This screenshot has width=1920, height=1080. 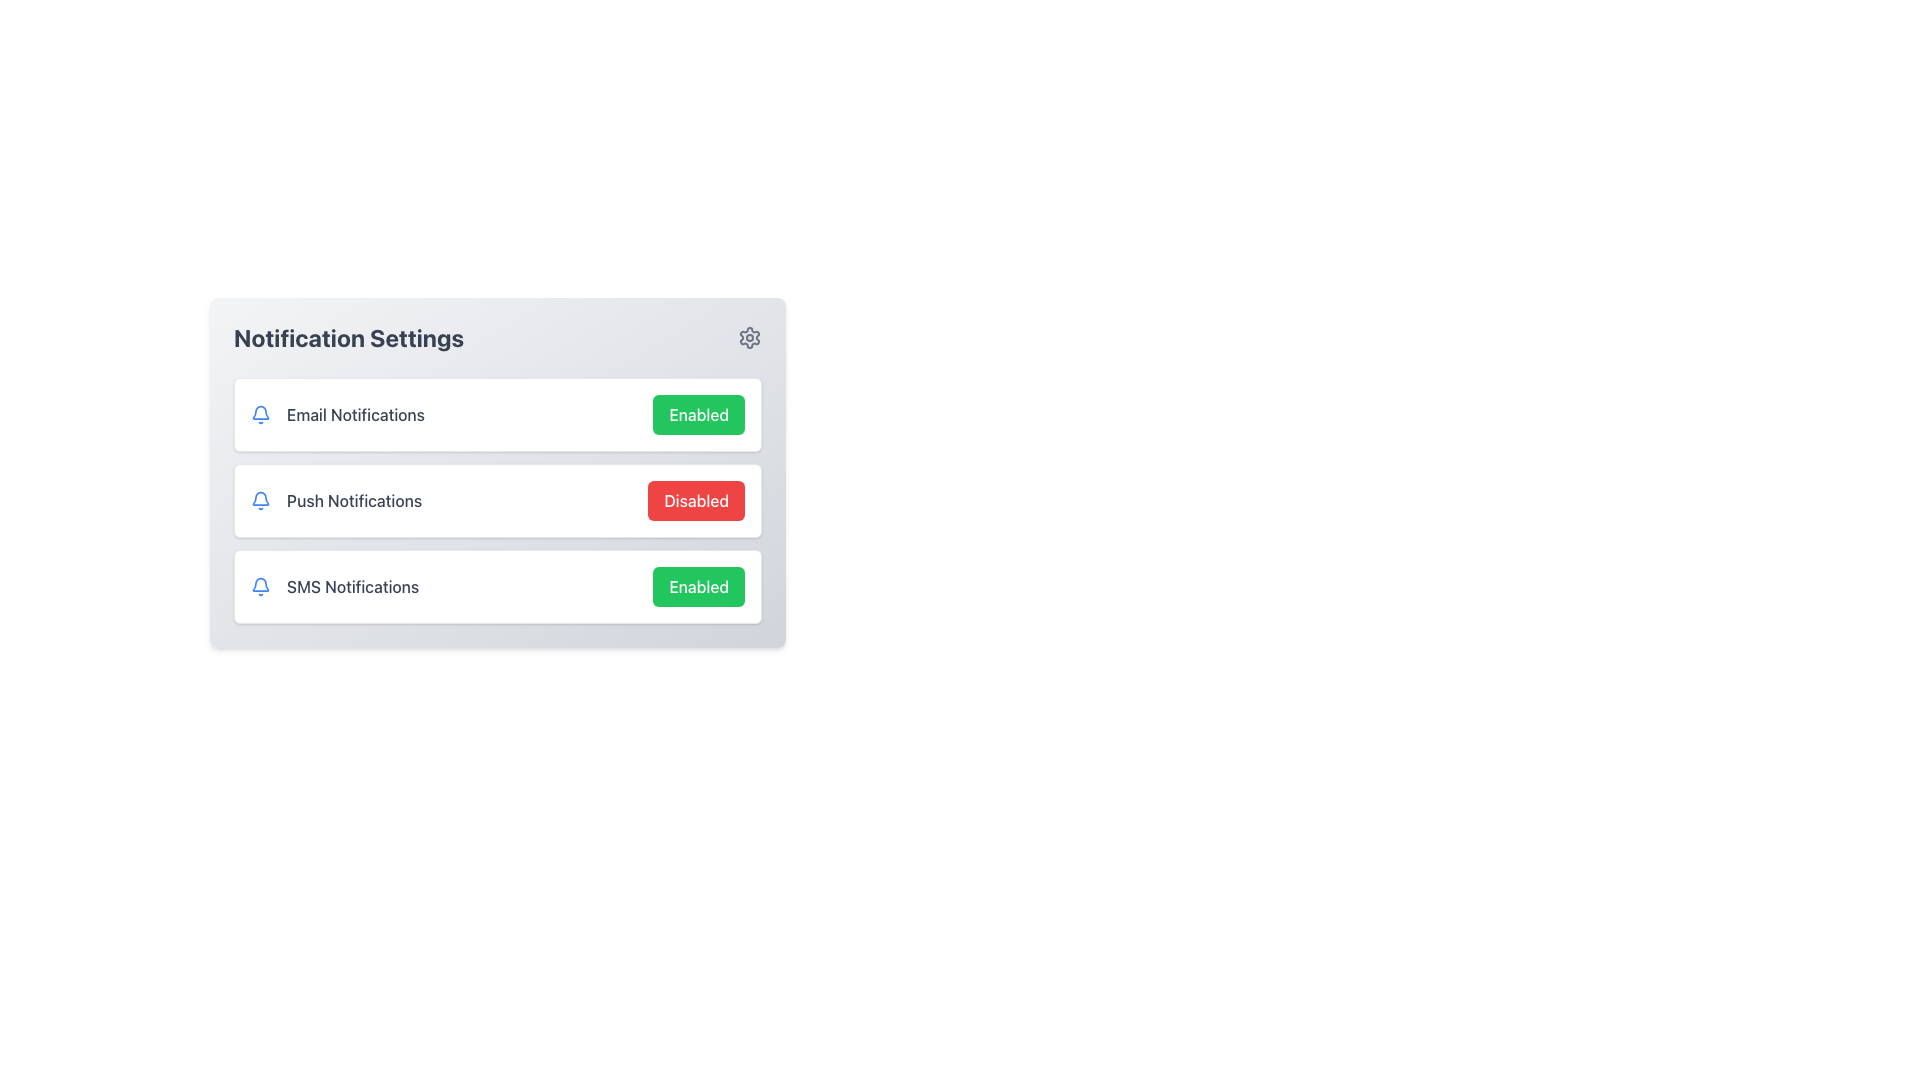 I want to click on the rectangular button with rounded corners, styled in bold red with white text reading 'Disabled', located to the far right within the 'Push Notifications' row, so click(x=696, y=500).